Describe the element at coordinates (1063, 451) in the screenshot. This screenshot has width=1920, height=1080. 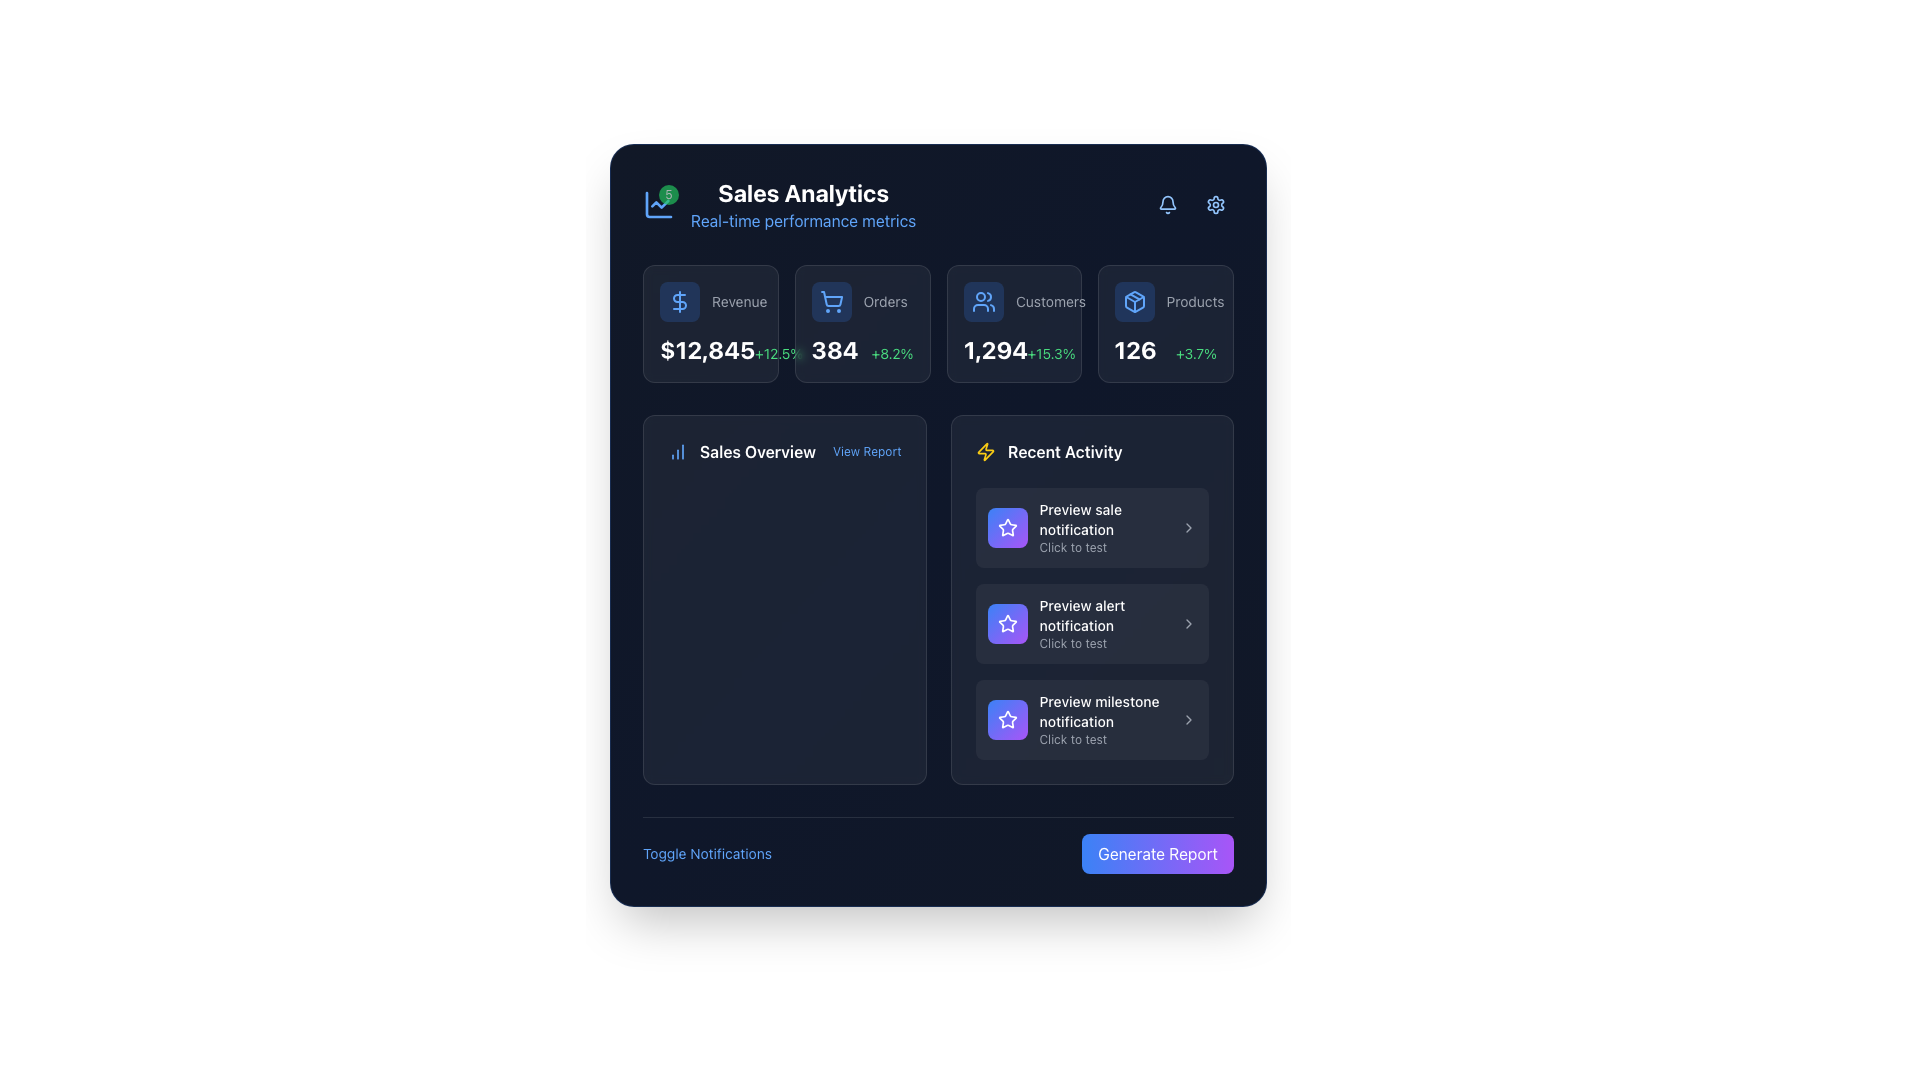
I see `the 'Recent Activity' text label, which is styled with a bold typeface and white font color, located within a dark background on the right side of the interface under the 'Sales Analytics' section` at that location.